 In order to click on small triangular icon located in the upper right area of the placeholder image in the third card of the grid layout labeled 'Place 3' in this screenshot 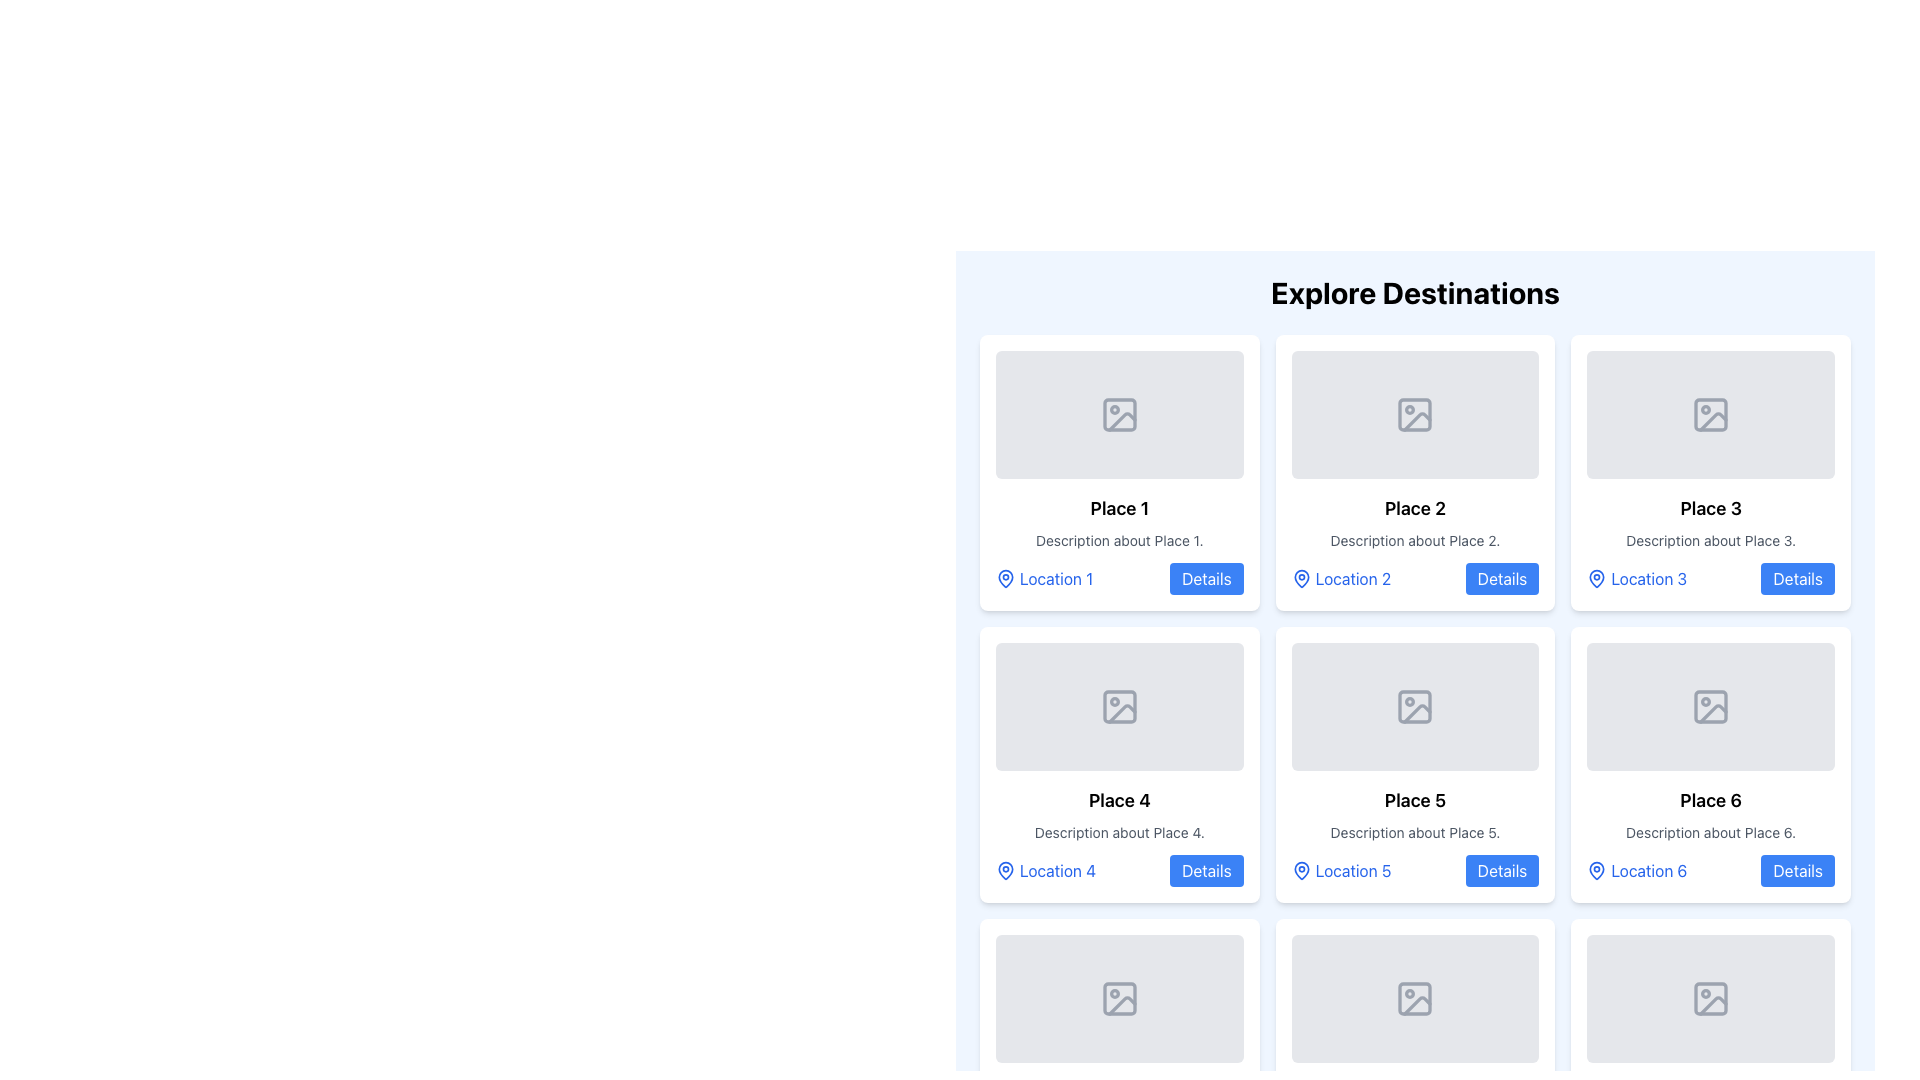, I will do `click(1712, 420)`.